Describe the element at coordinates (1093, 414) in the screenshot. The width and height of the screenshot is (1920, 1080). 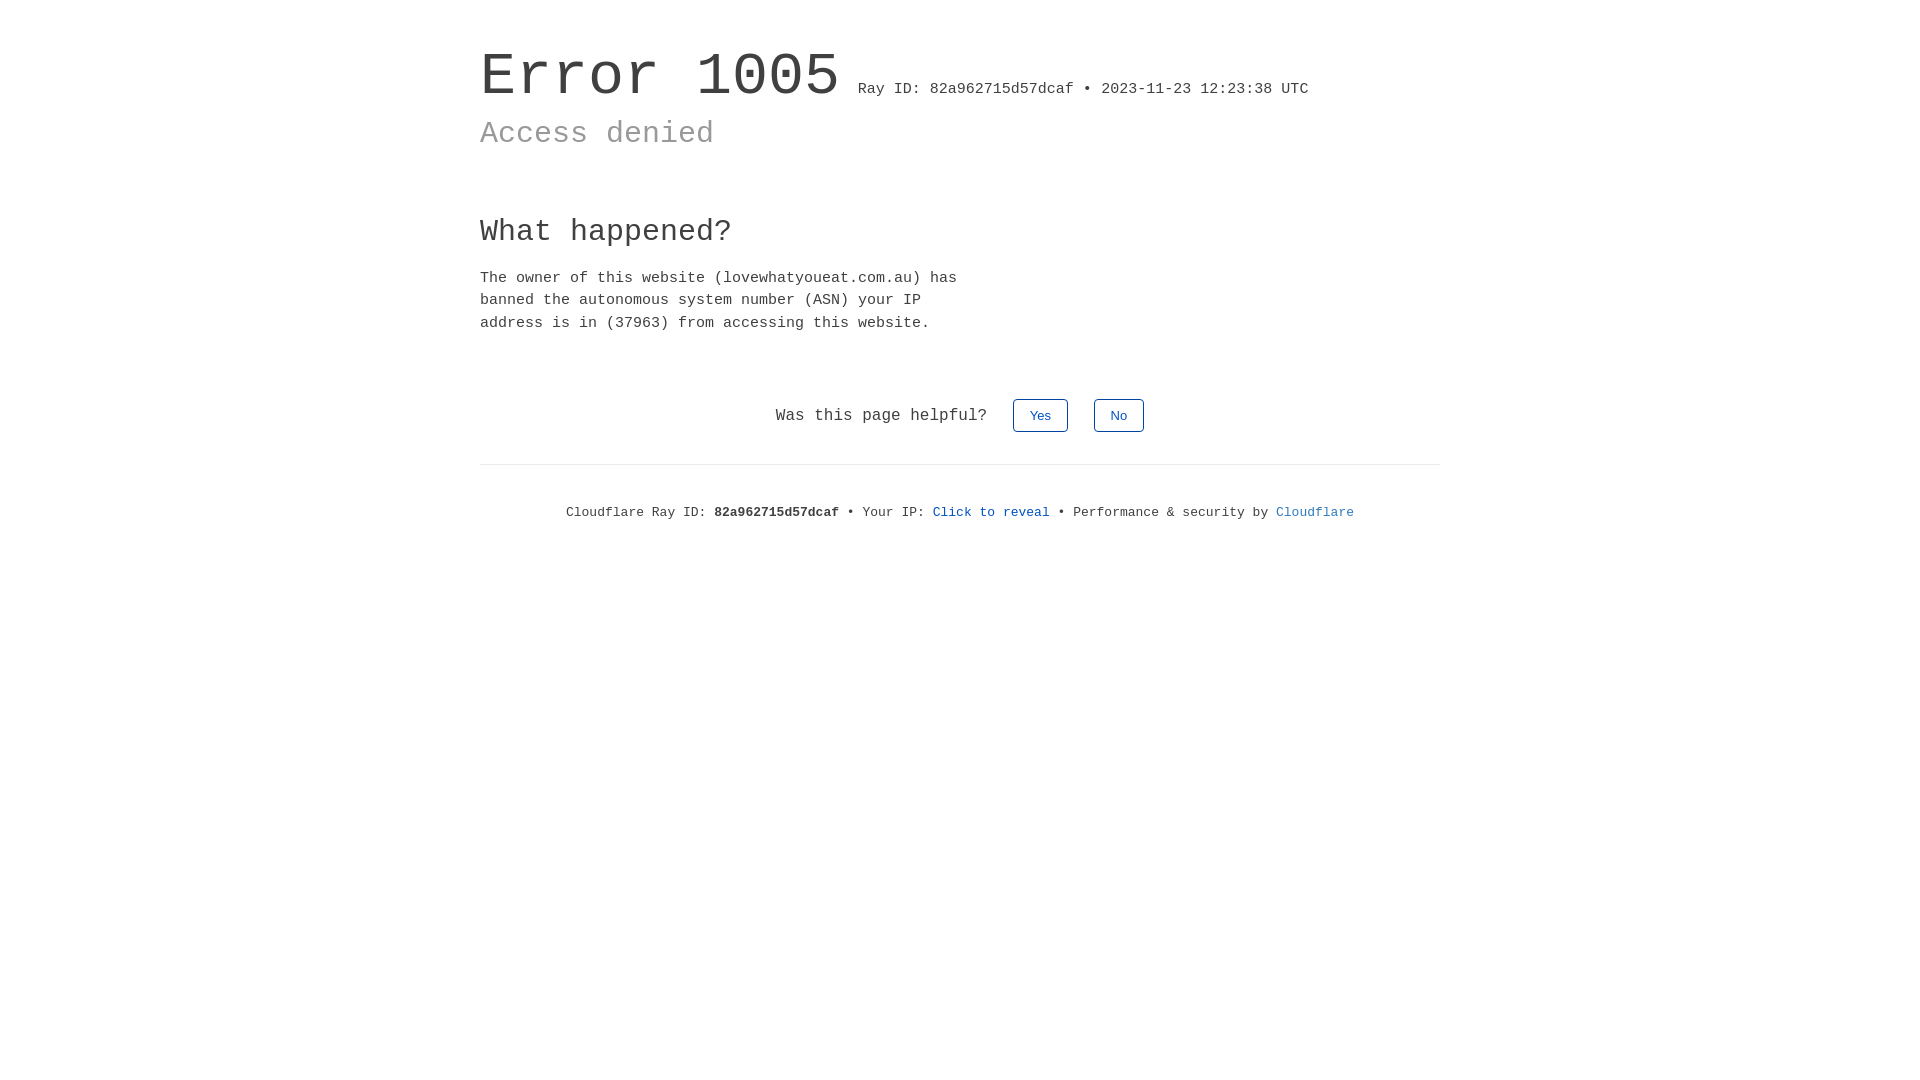
I see `'No'` at that location.